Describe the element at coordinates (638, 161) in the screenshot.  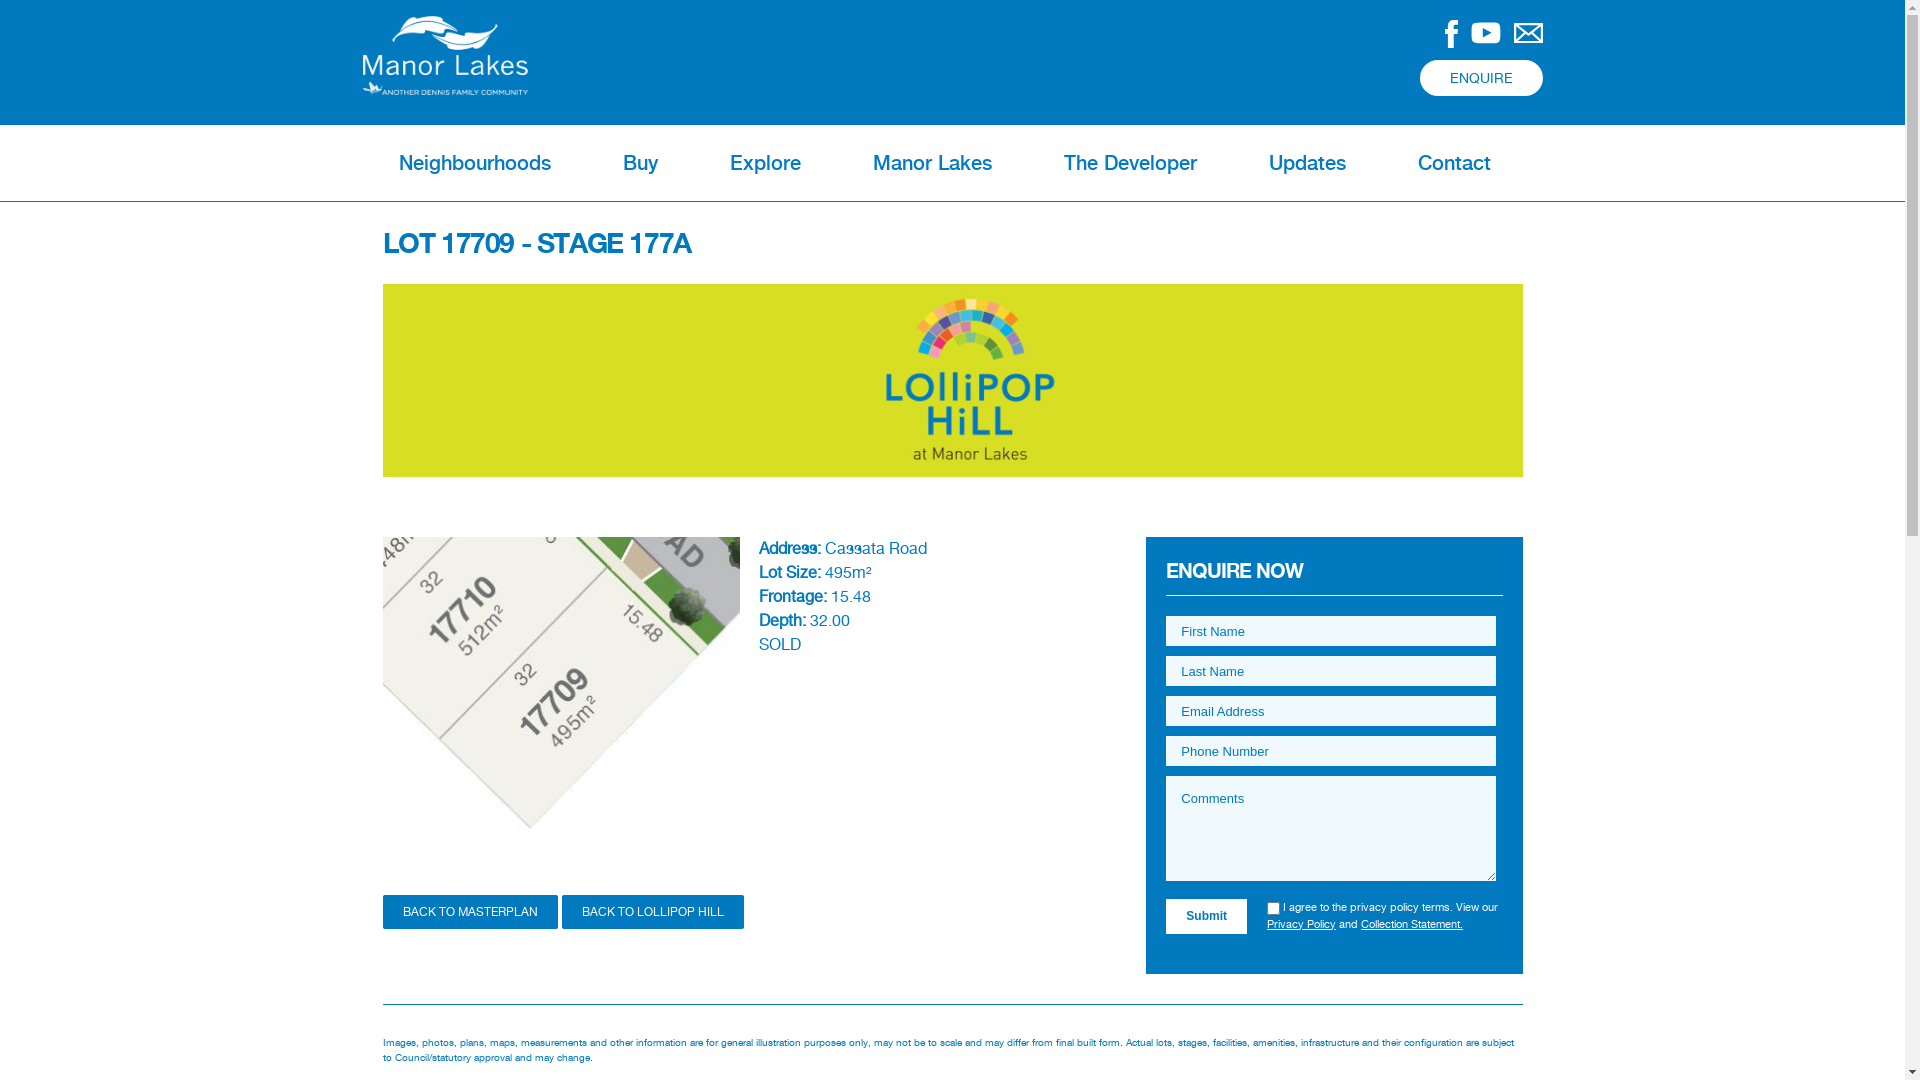
I see `'Buy'` at that location.